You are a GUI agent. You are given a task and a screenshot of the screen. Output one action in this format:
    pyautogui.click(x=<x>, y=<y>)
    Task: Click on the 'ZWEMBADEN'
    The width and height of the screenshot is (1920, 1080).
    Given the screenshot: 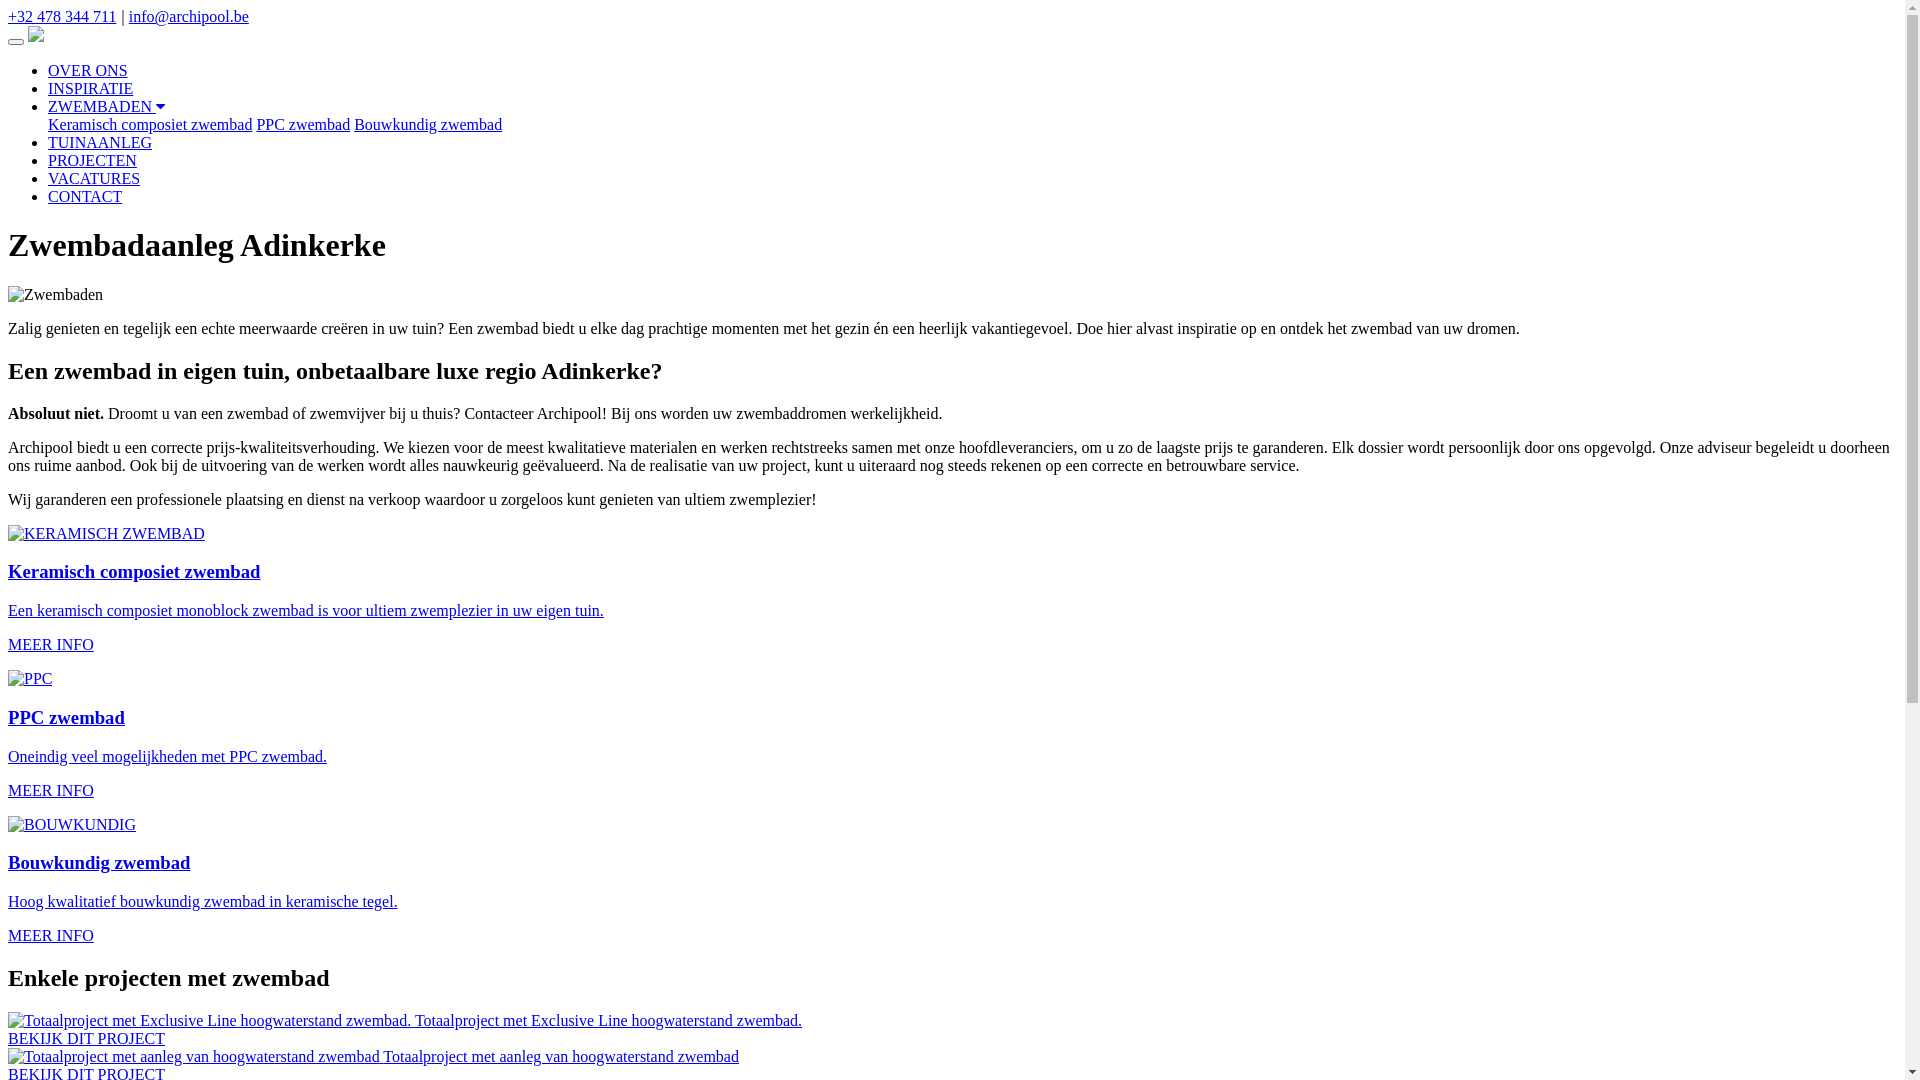 What is the action you would take?
    pyautogui.click(x=105, y=106)
    